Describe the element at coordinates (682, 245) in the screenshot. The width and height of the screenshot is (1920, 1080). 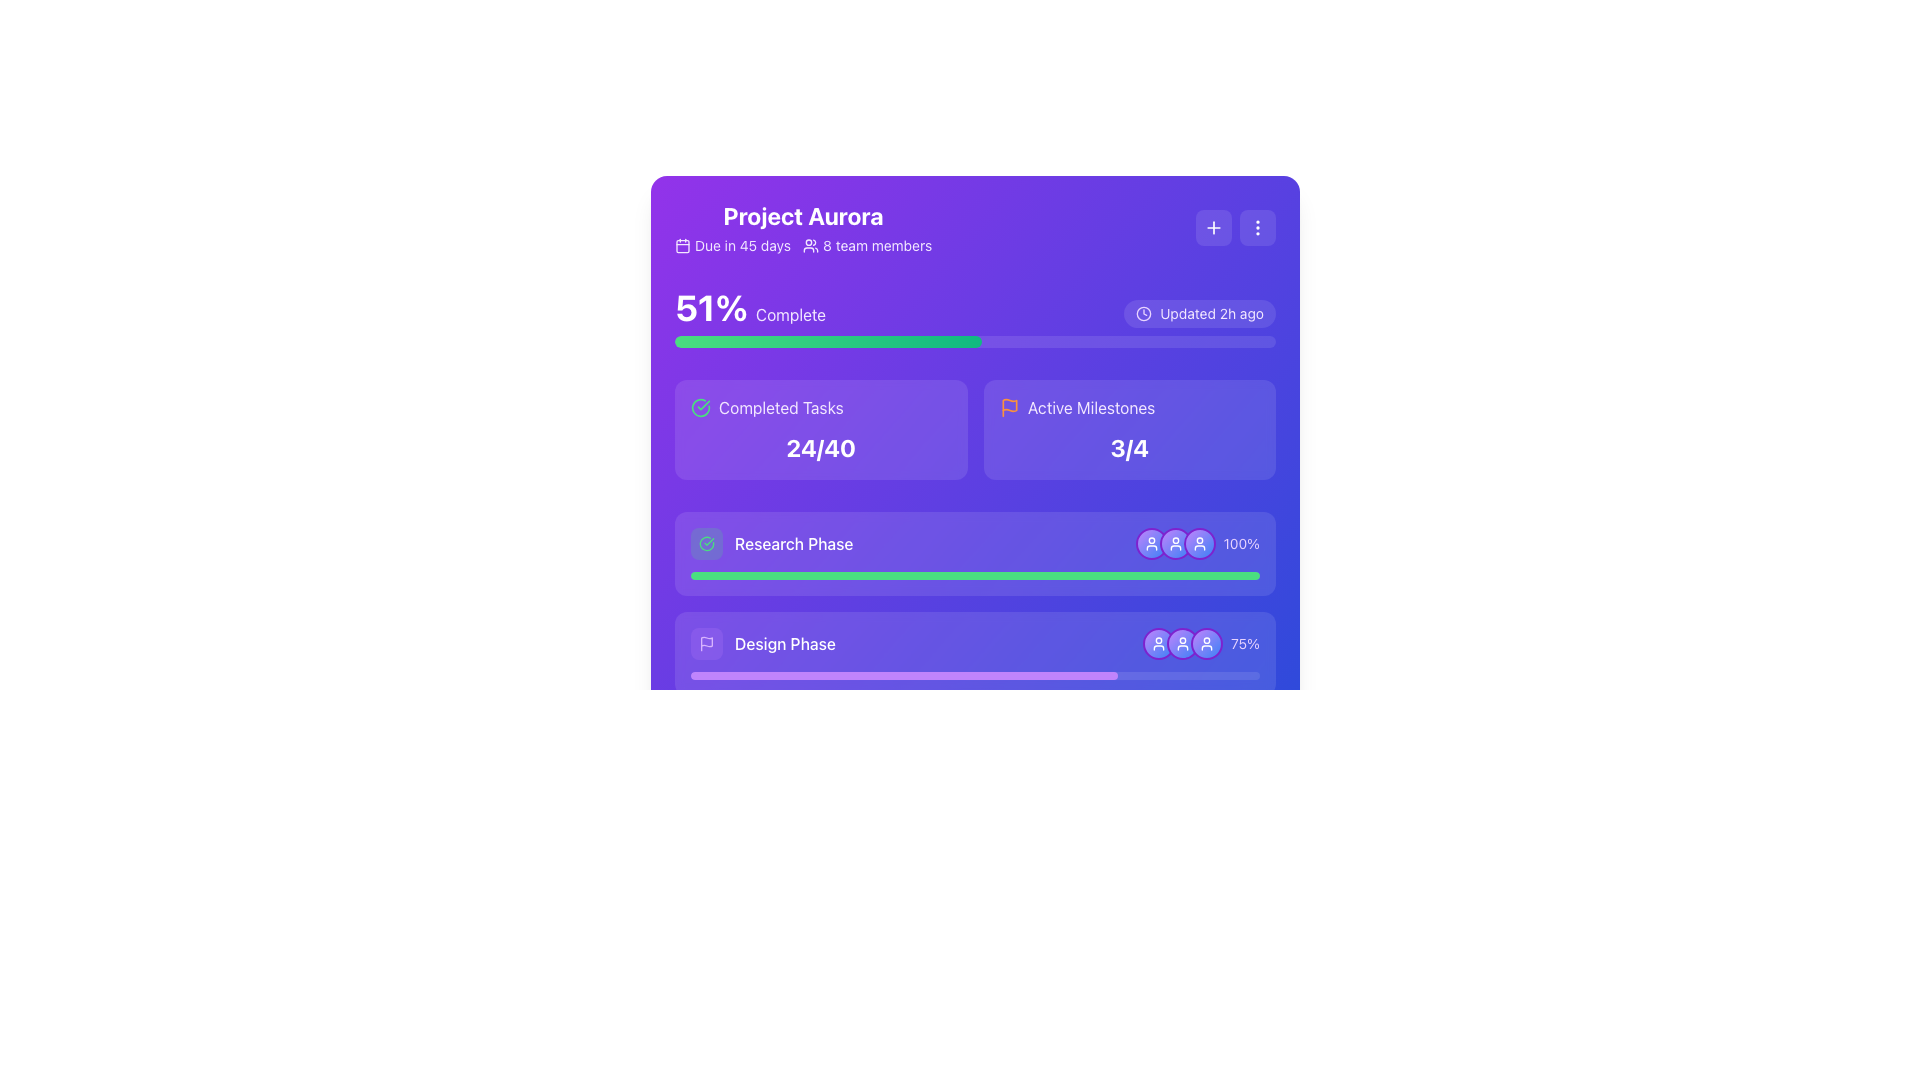
I see `the prominent inner rectangular component of the calendar icon located adjacent to the 'Due in 45 days' text` at that location.